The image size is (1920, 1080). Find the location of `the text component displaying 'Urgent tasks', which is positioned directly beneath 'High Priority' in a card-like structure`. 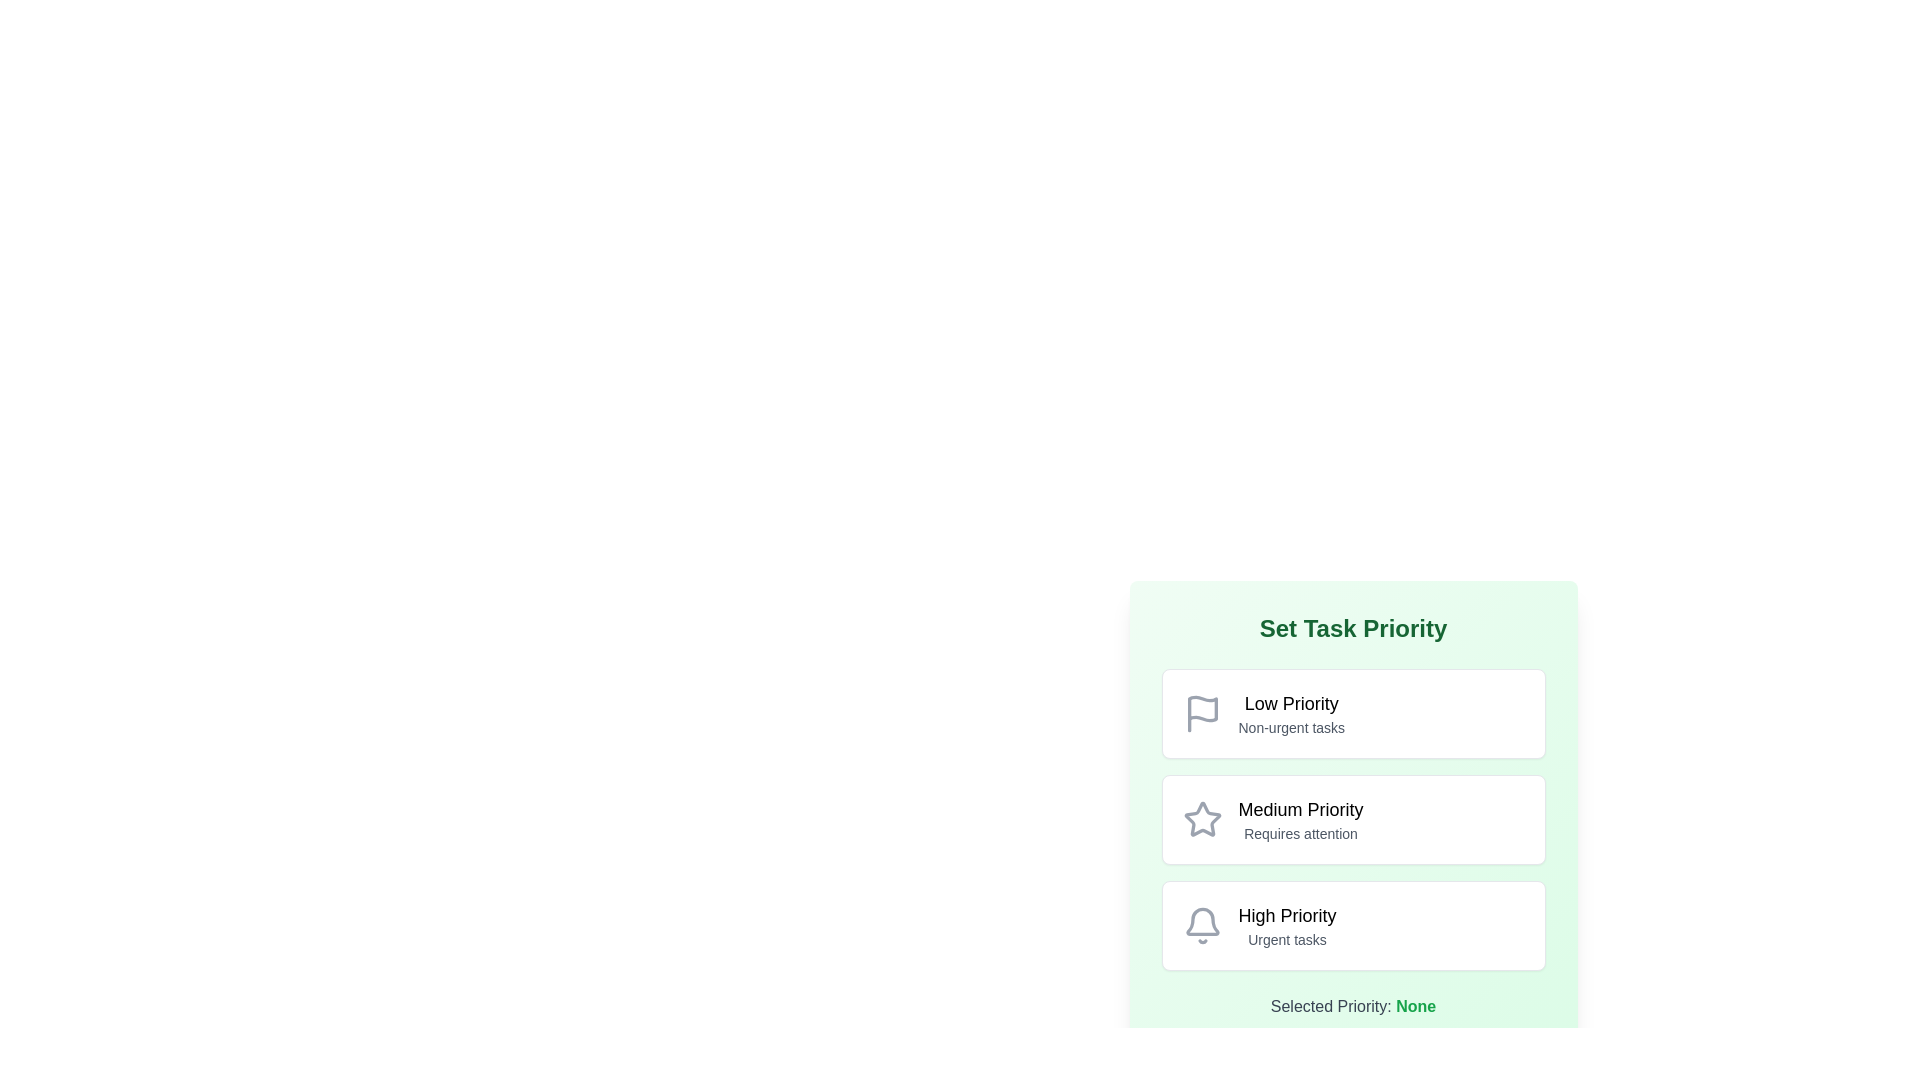

the text component displaying 'Urgent tasks', which is positioned directly beneath 'High Priority' in a card-like structure is located at coordinates (1287, 940).